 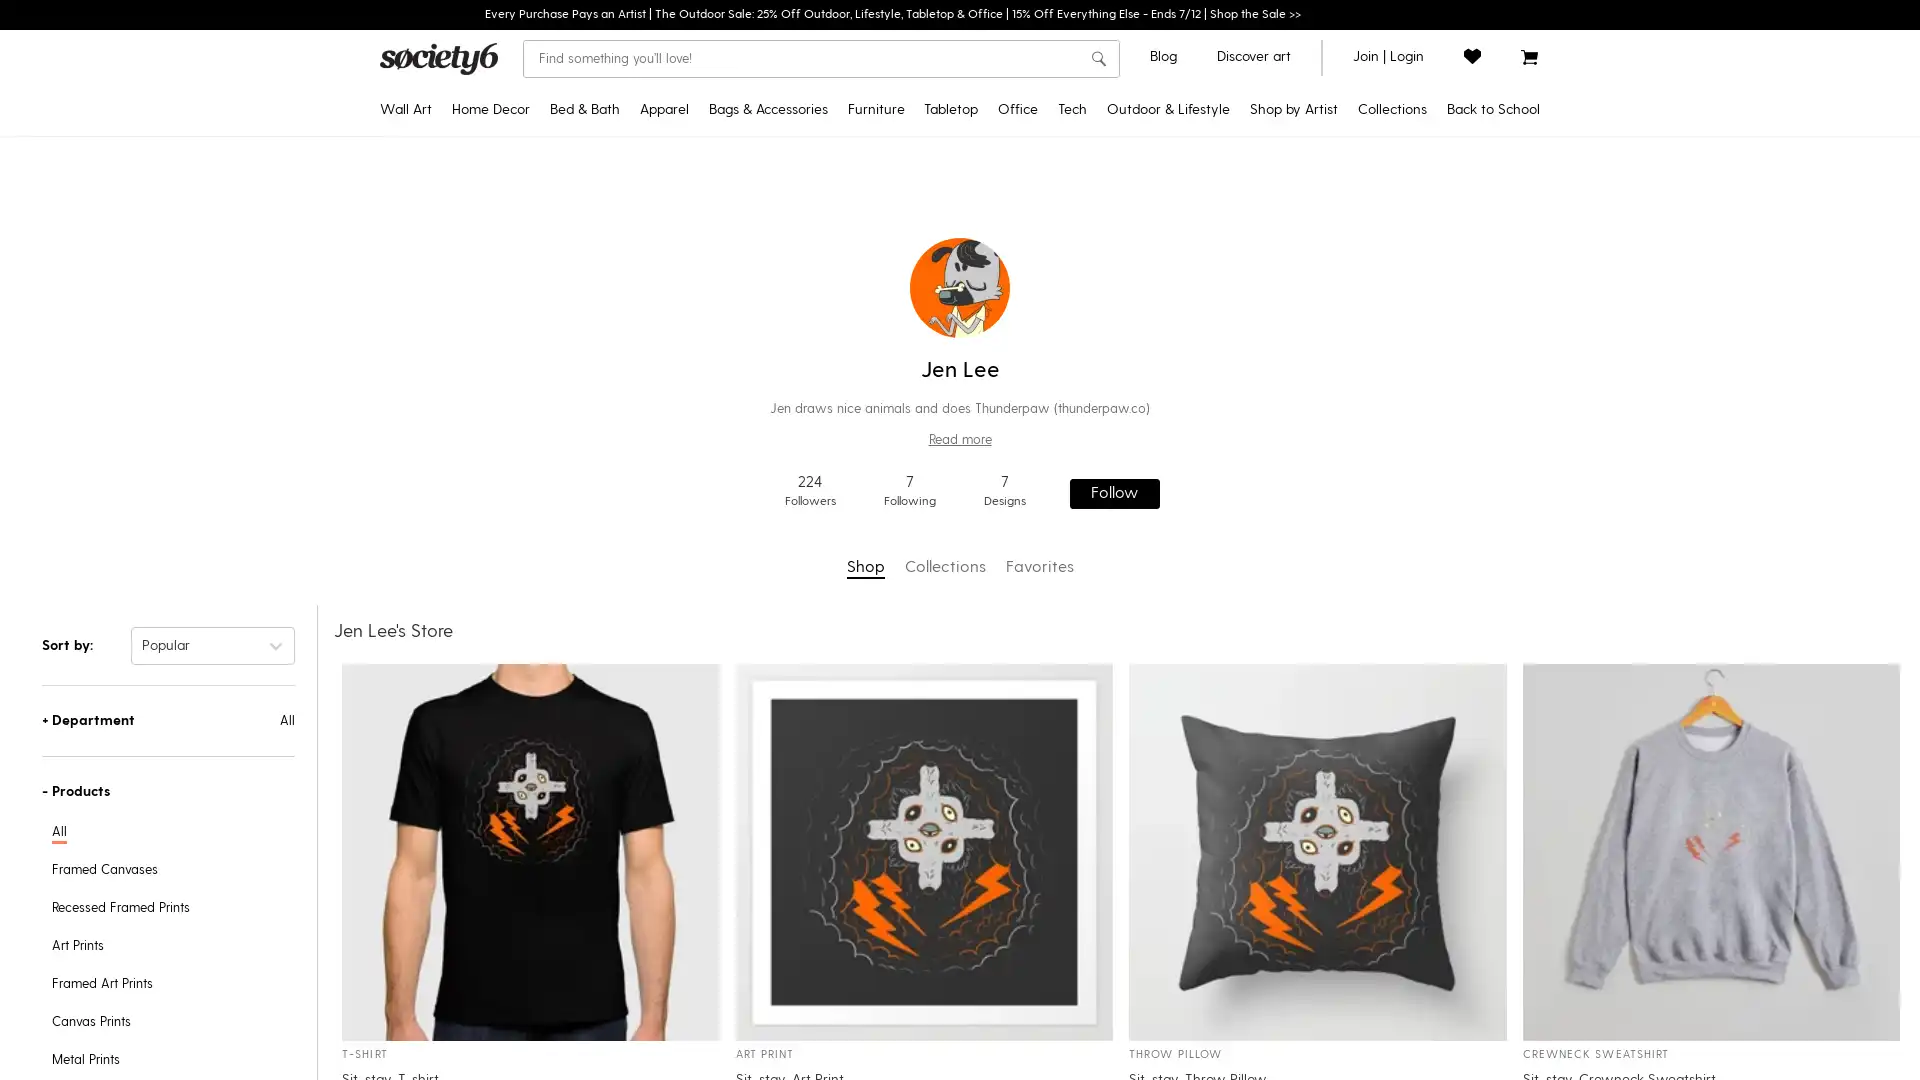 I want to click on Bar Stools, so click(x=910, y=224).